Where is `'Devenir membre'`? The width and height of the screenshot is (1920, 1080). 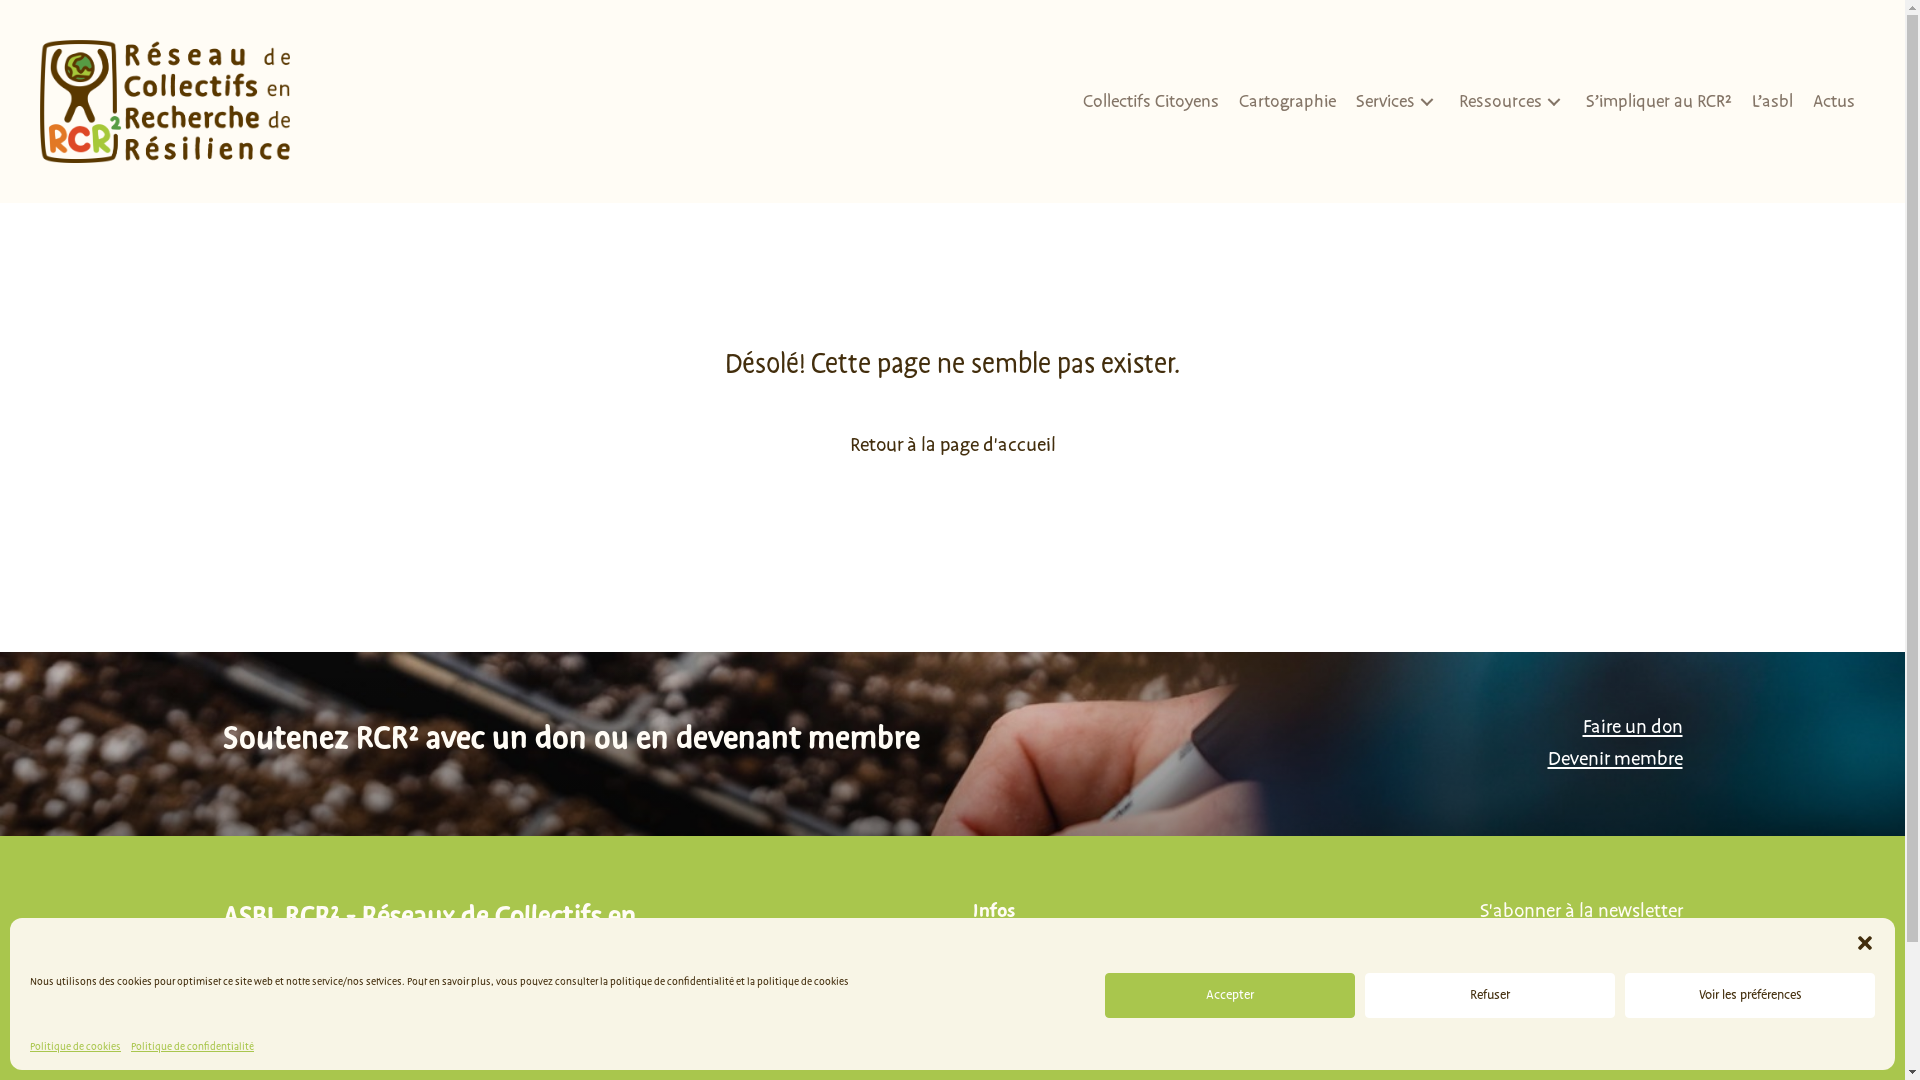 'Devenir membre' is located at coordinates (1615, 759).